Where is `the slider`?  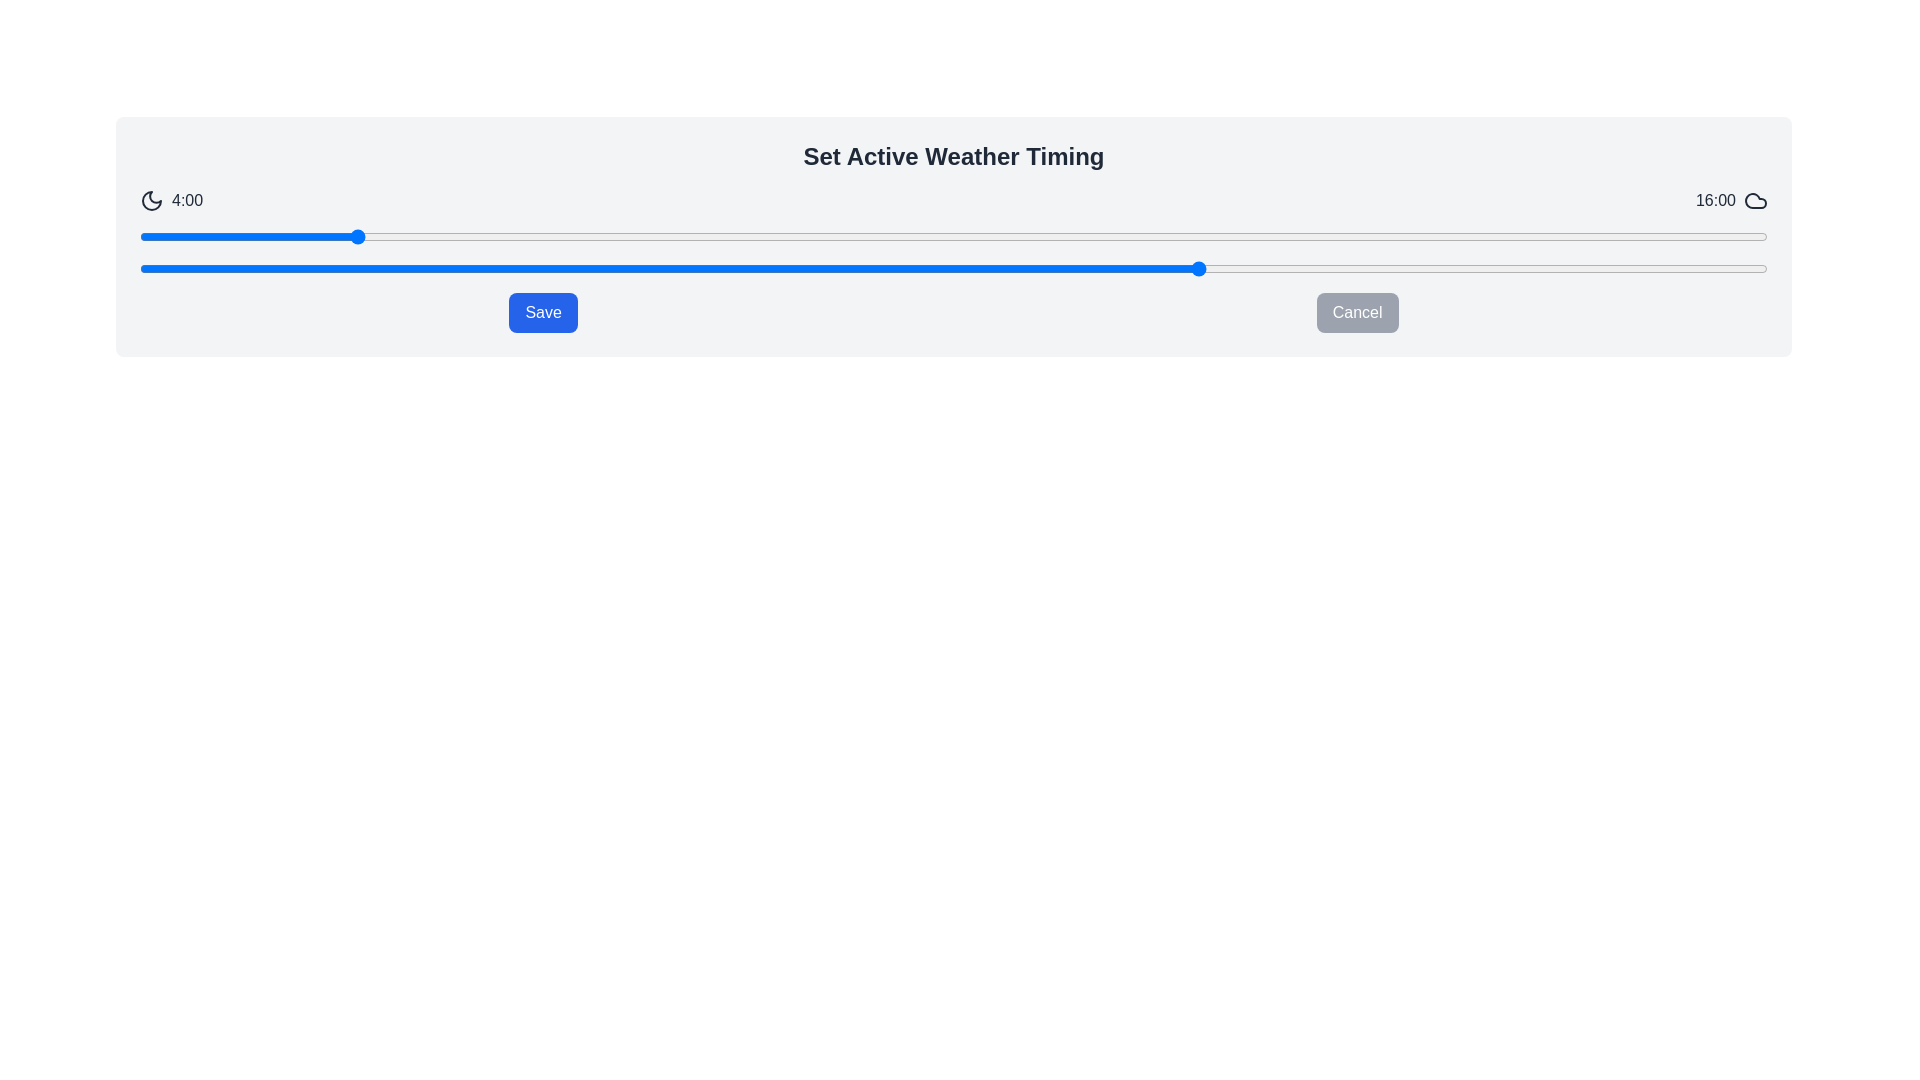
the slider is located at coordinates (1413, 268).